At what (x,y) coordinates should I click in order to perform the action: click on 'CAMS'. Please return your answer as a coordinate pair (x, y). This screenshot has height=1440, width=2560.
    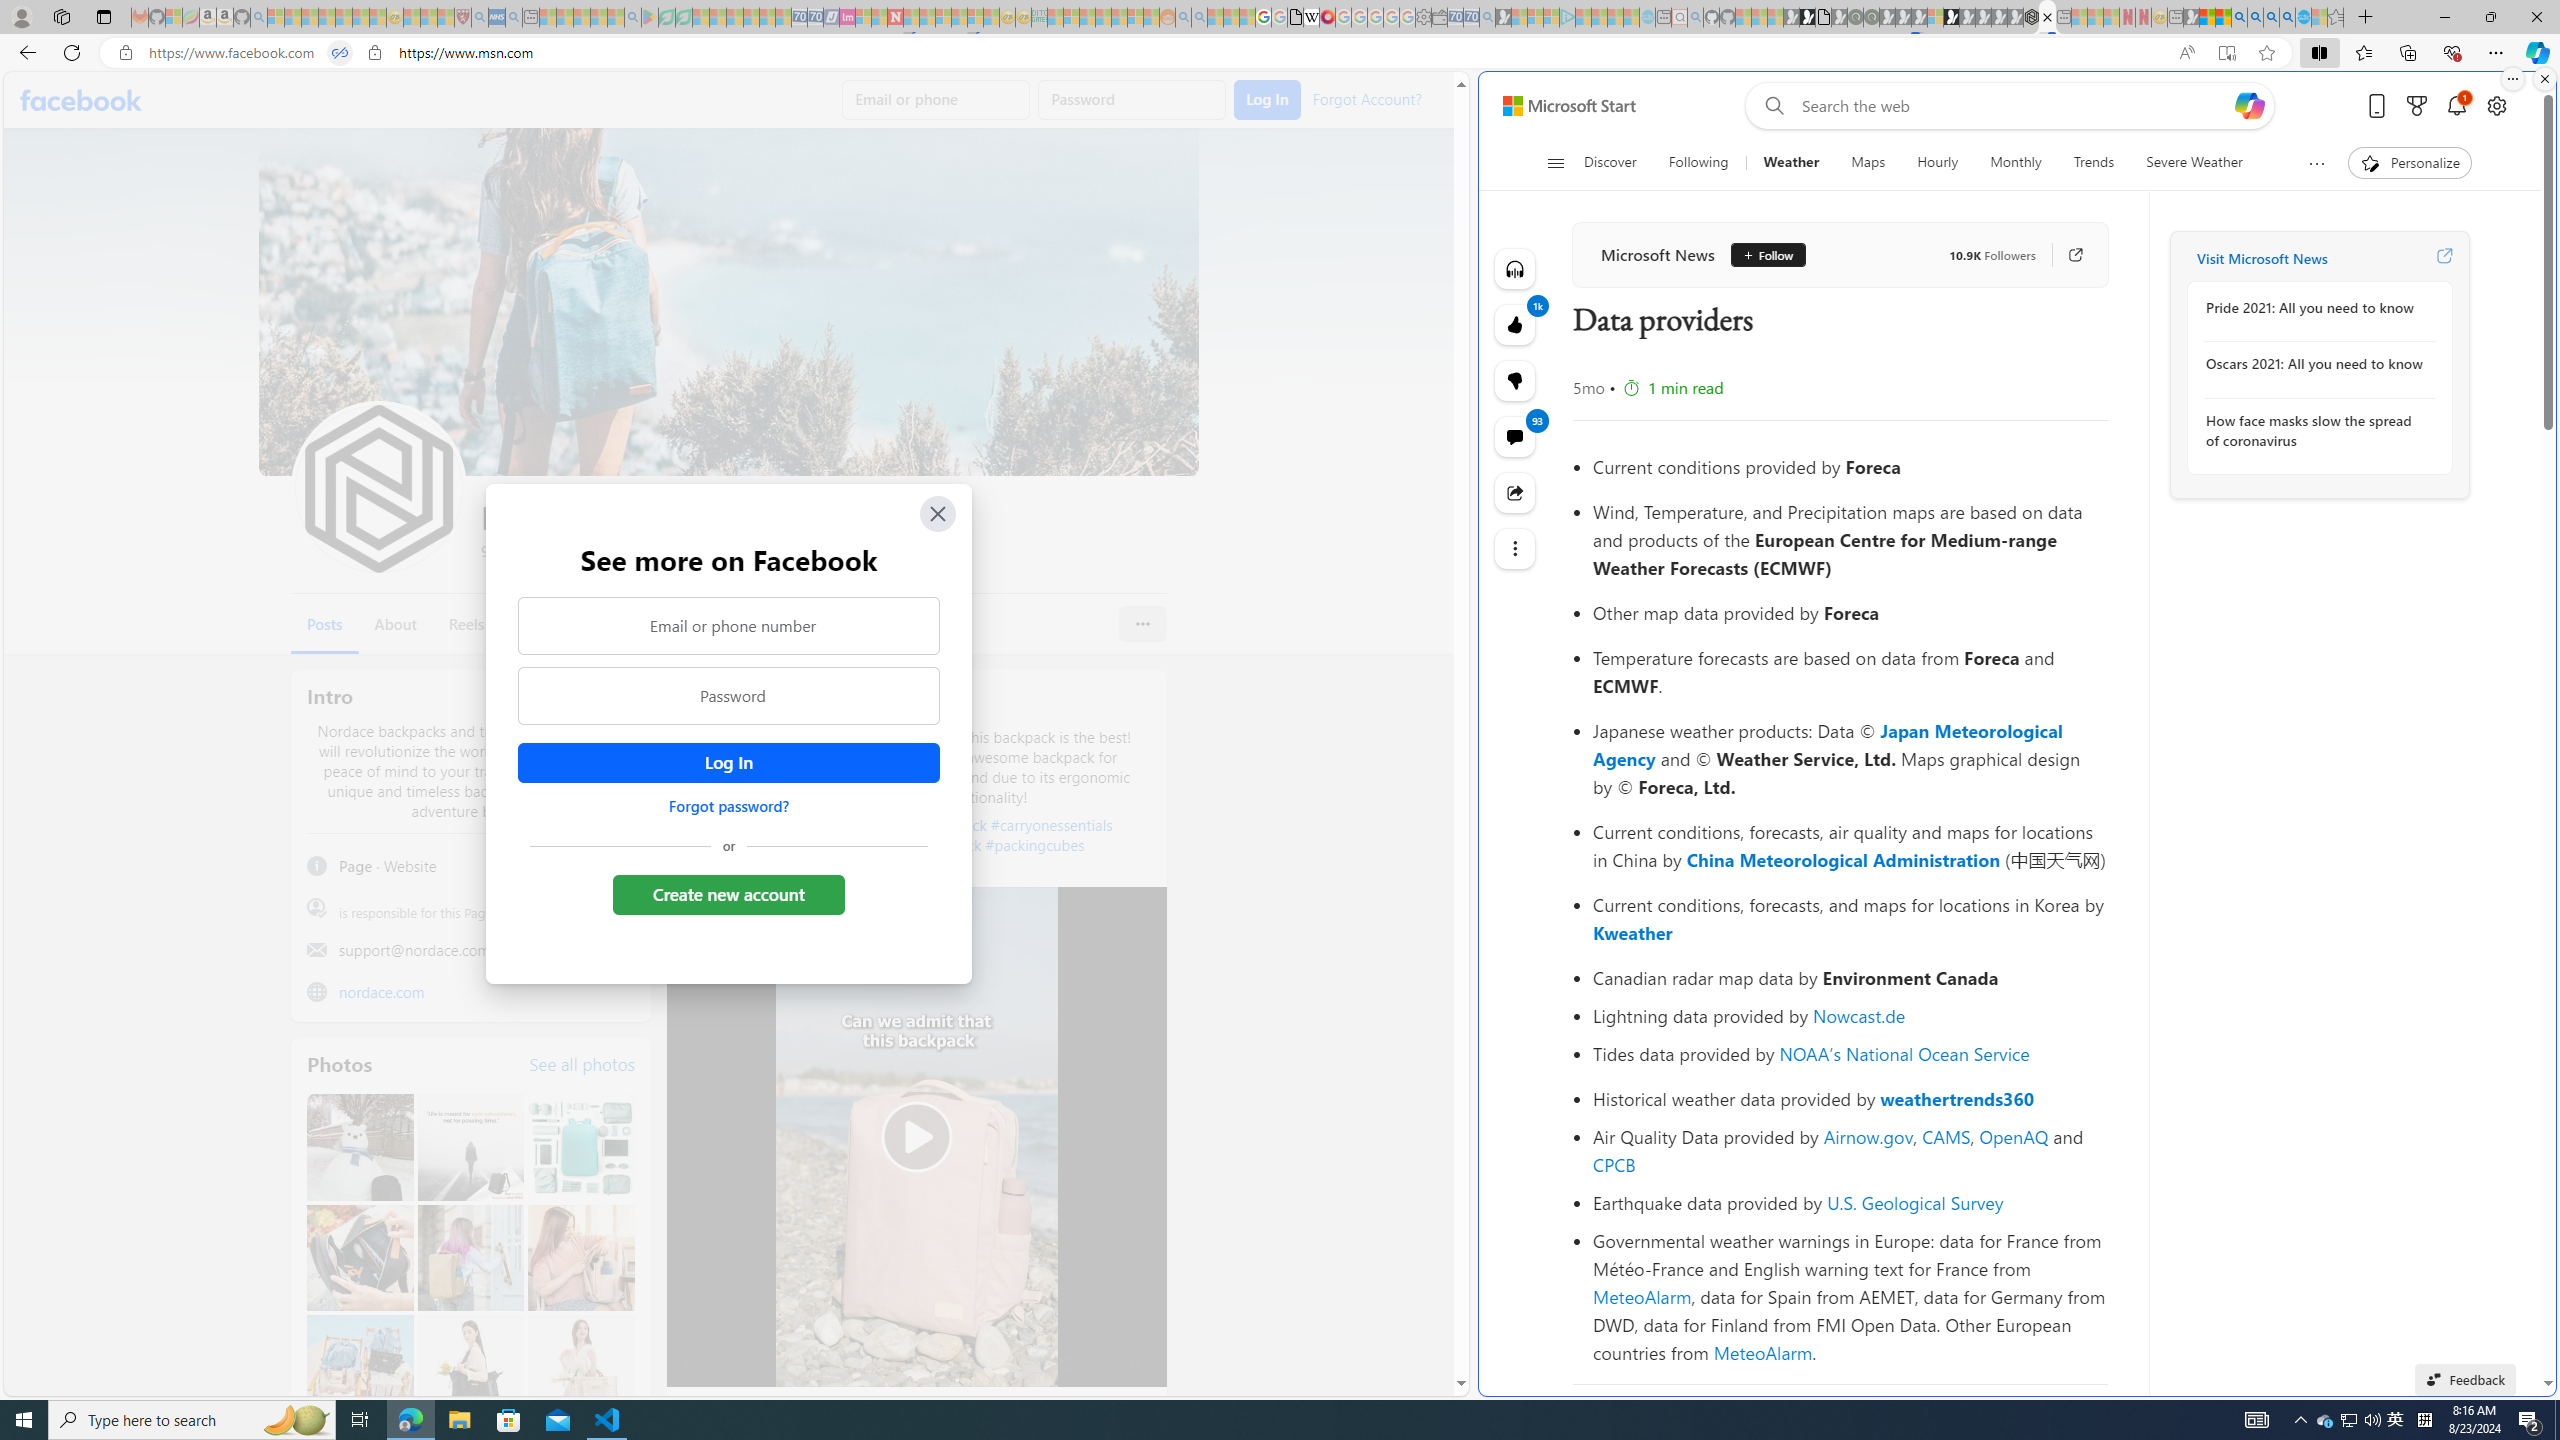
    Looking at the image, I should click on (1945, 1135).